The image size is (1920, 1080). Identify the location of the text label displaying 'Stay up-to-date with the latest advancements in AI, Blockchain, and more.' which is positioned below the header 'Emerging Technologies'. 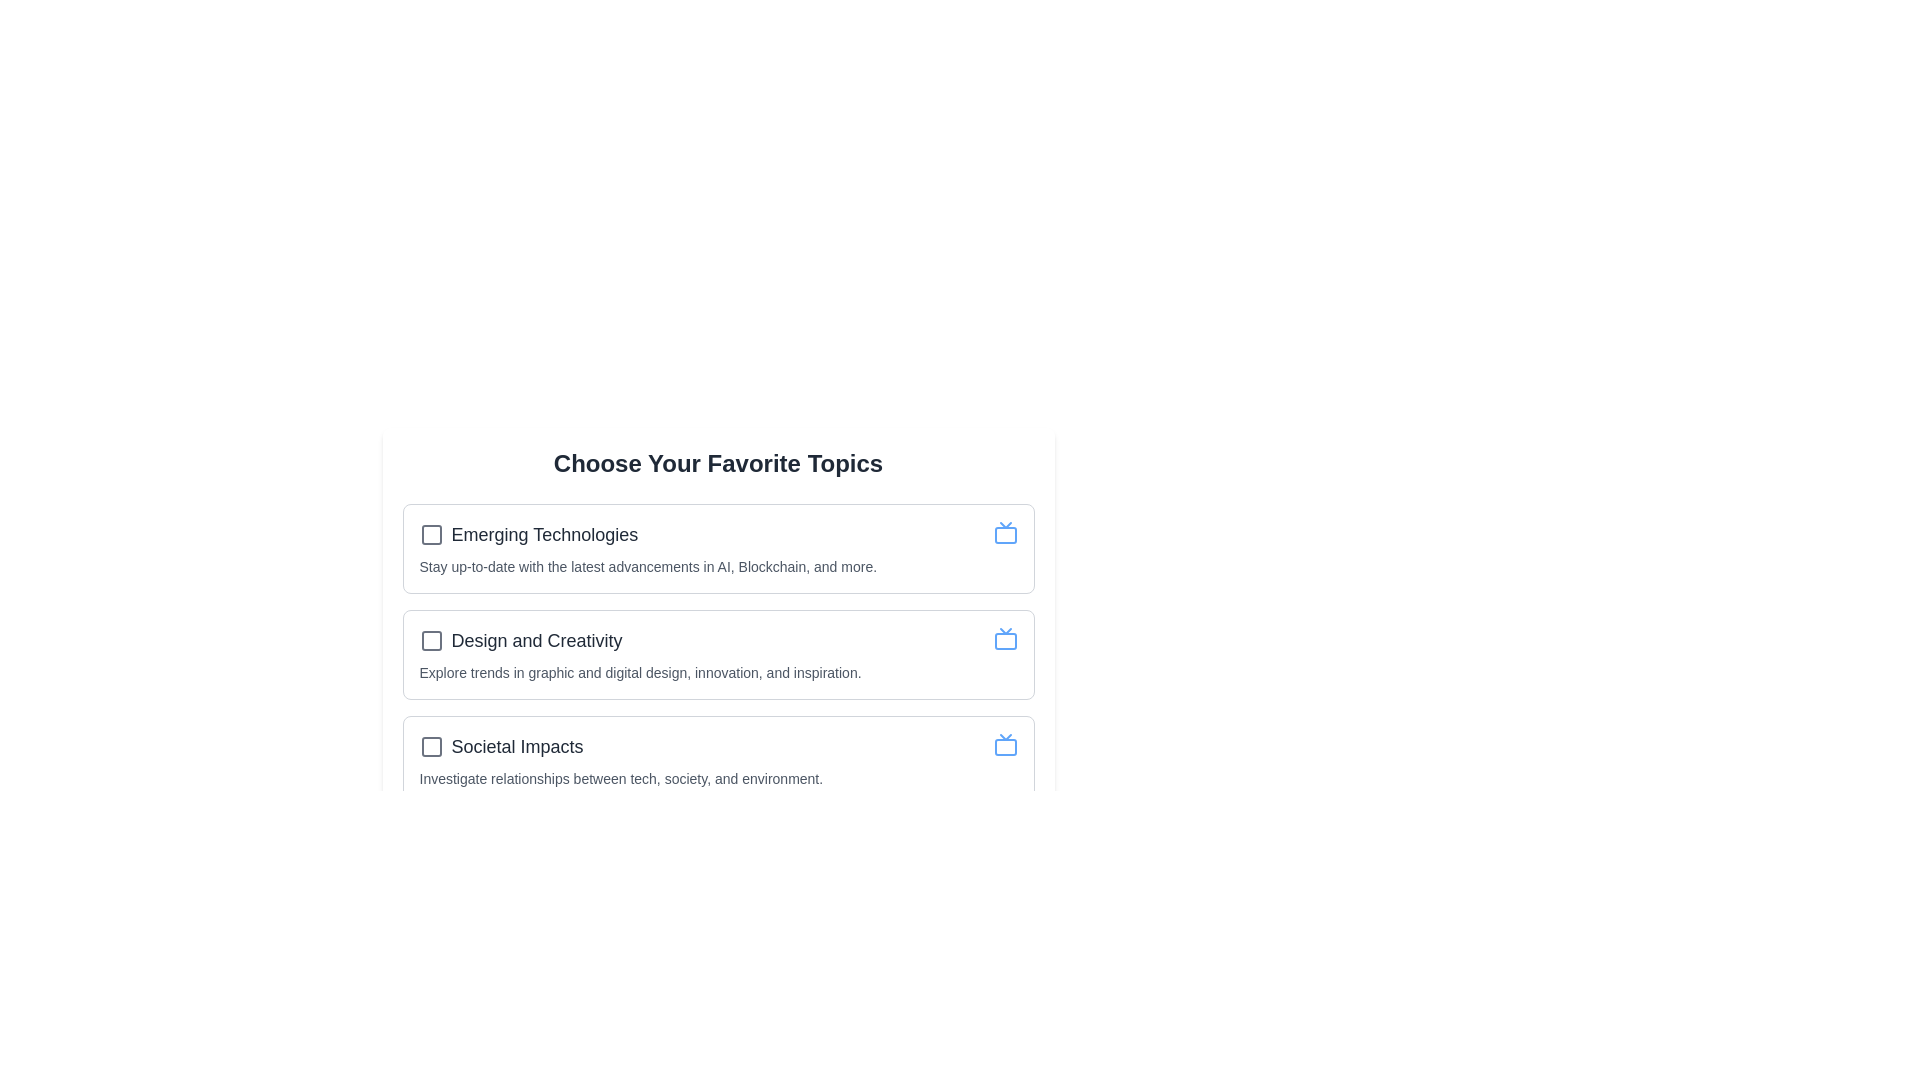
(648, 567).